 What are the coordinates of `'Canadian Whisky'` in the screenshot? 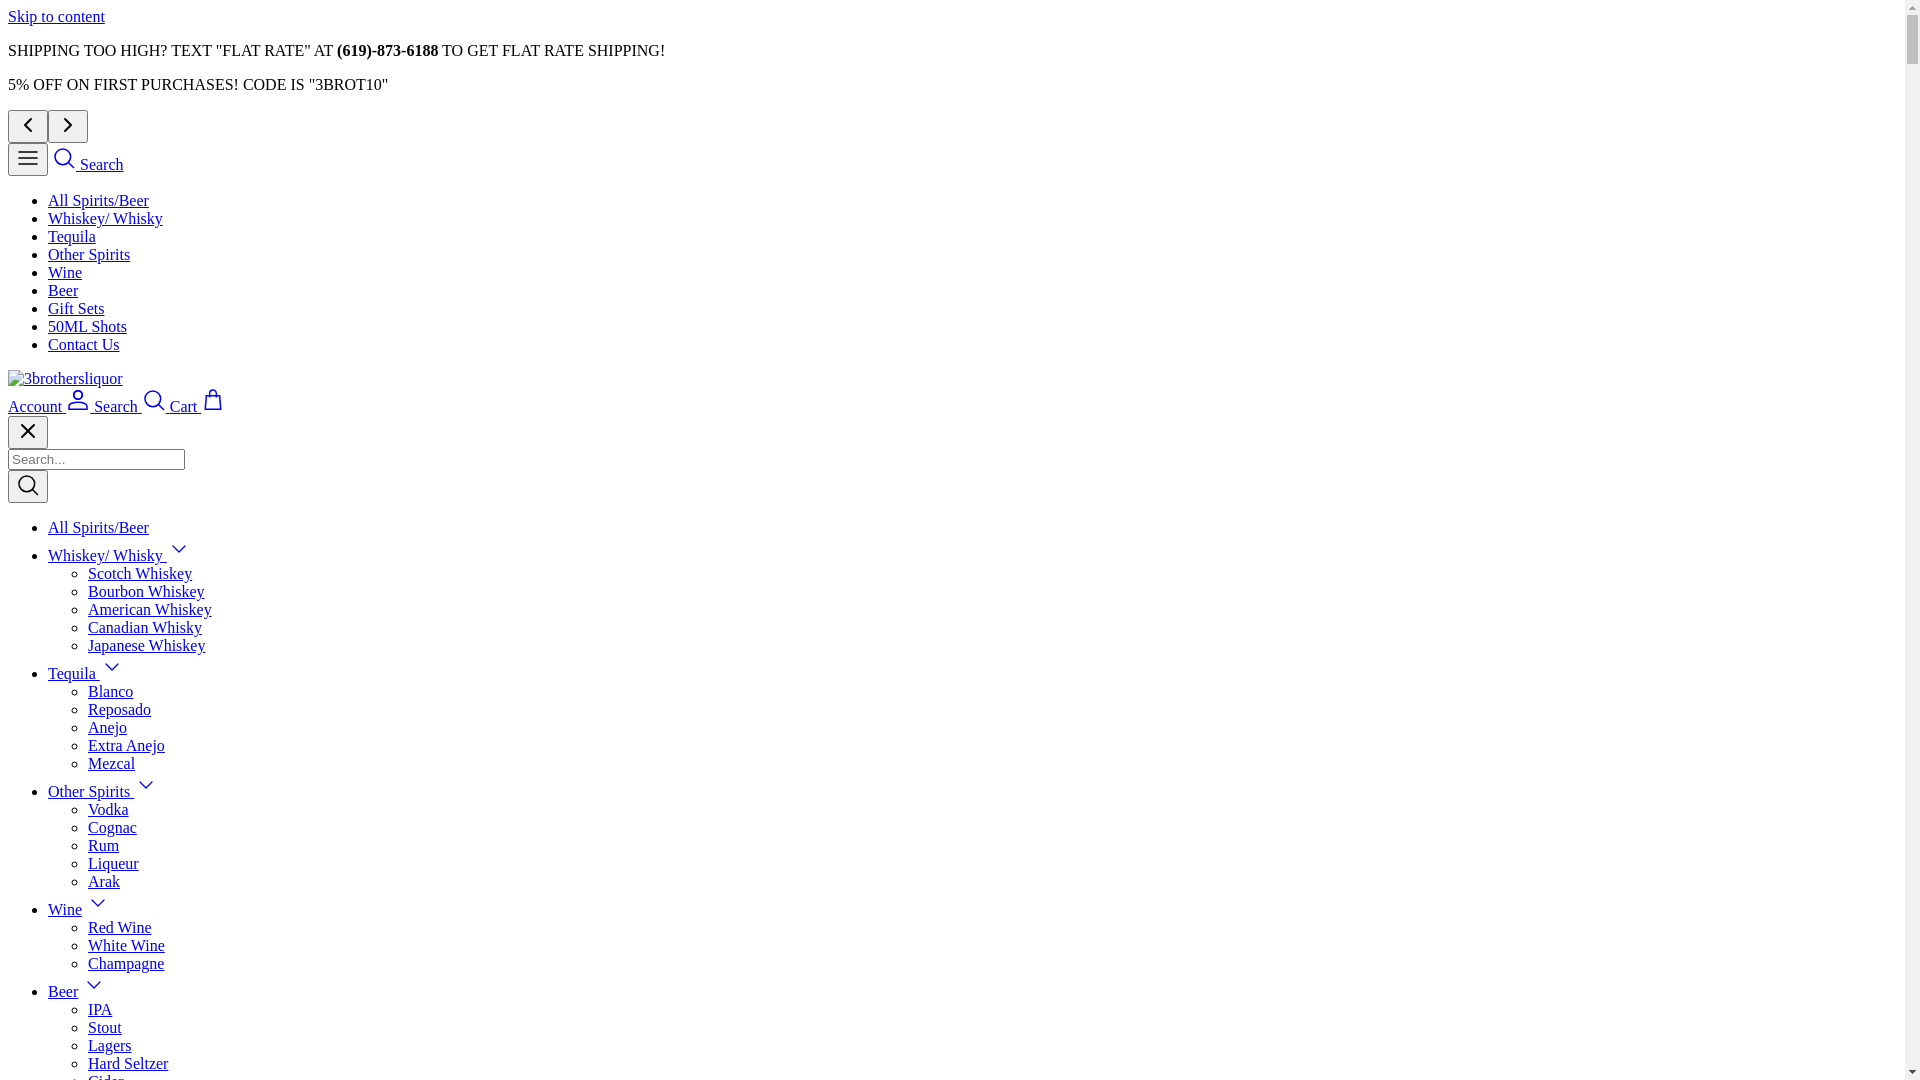 It's located at (86, 626).